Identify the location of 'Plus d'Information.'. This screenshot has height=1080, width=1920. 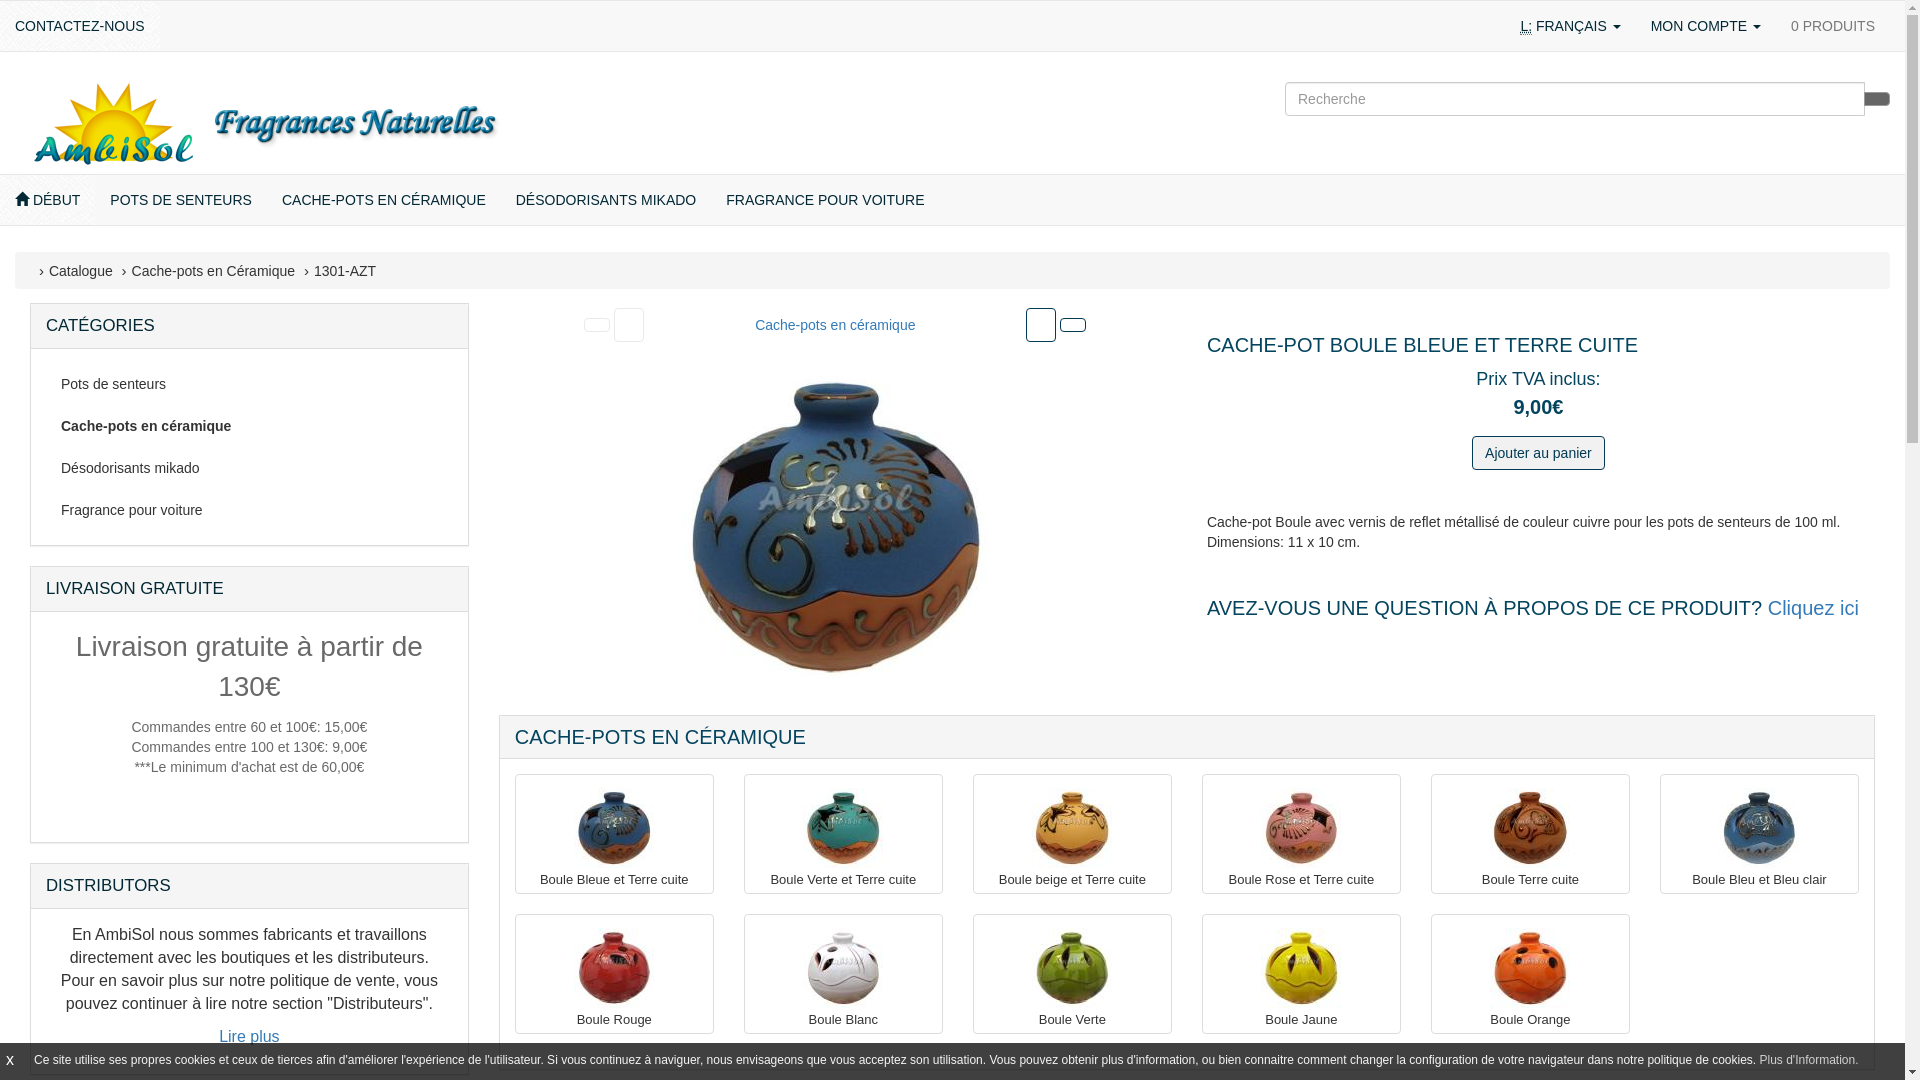
(1809, 1059).